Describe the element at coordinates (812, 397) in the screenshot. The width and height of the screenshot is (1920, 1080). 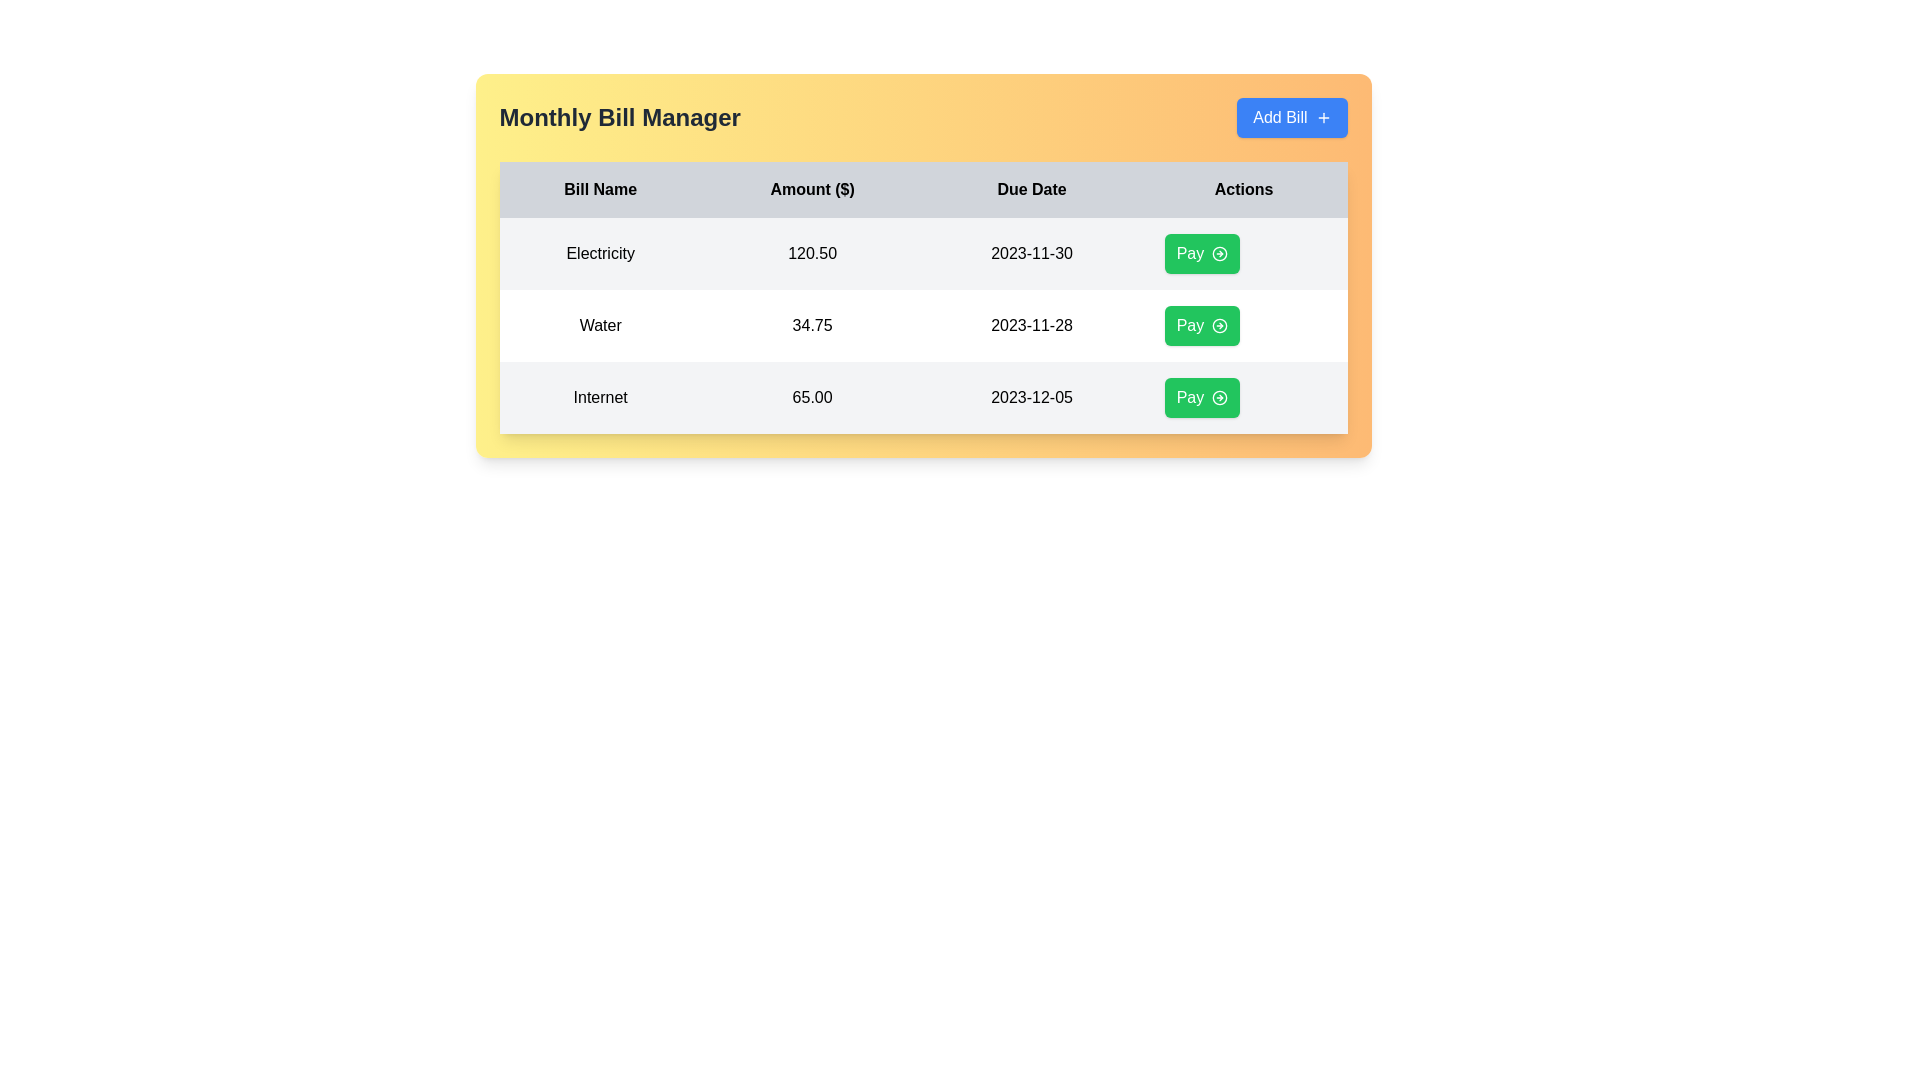
I see `the text label displaying the monetary value for the 'Internet' bill in the table, located under the 'Amount ($)' column` at that location.